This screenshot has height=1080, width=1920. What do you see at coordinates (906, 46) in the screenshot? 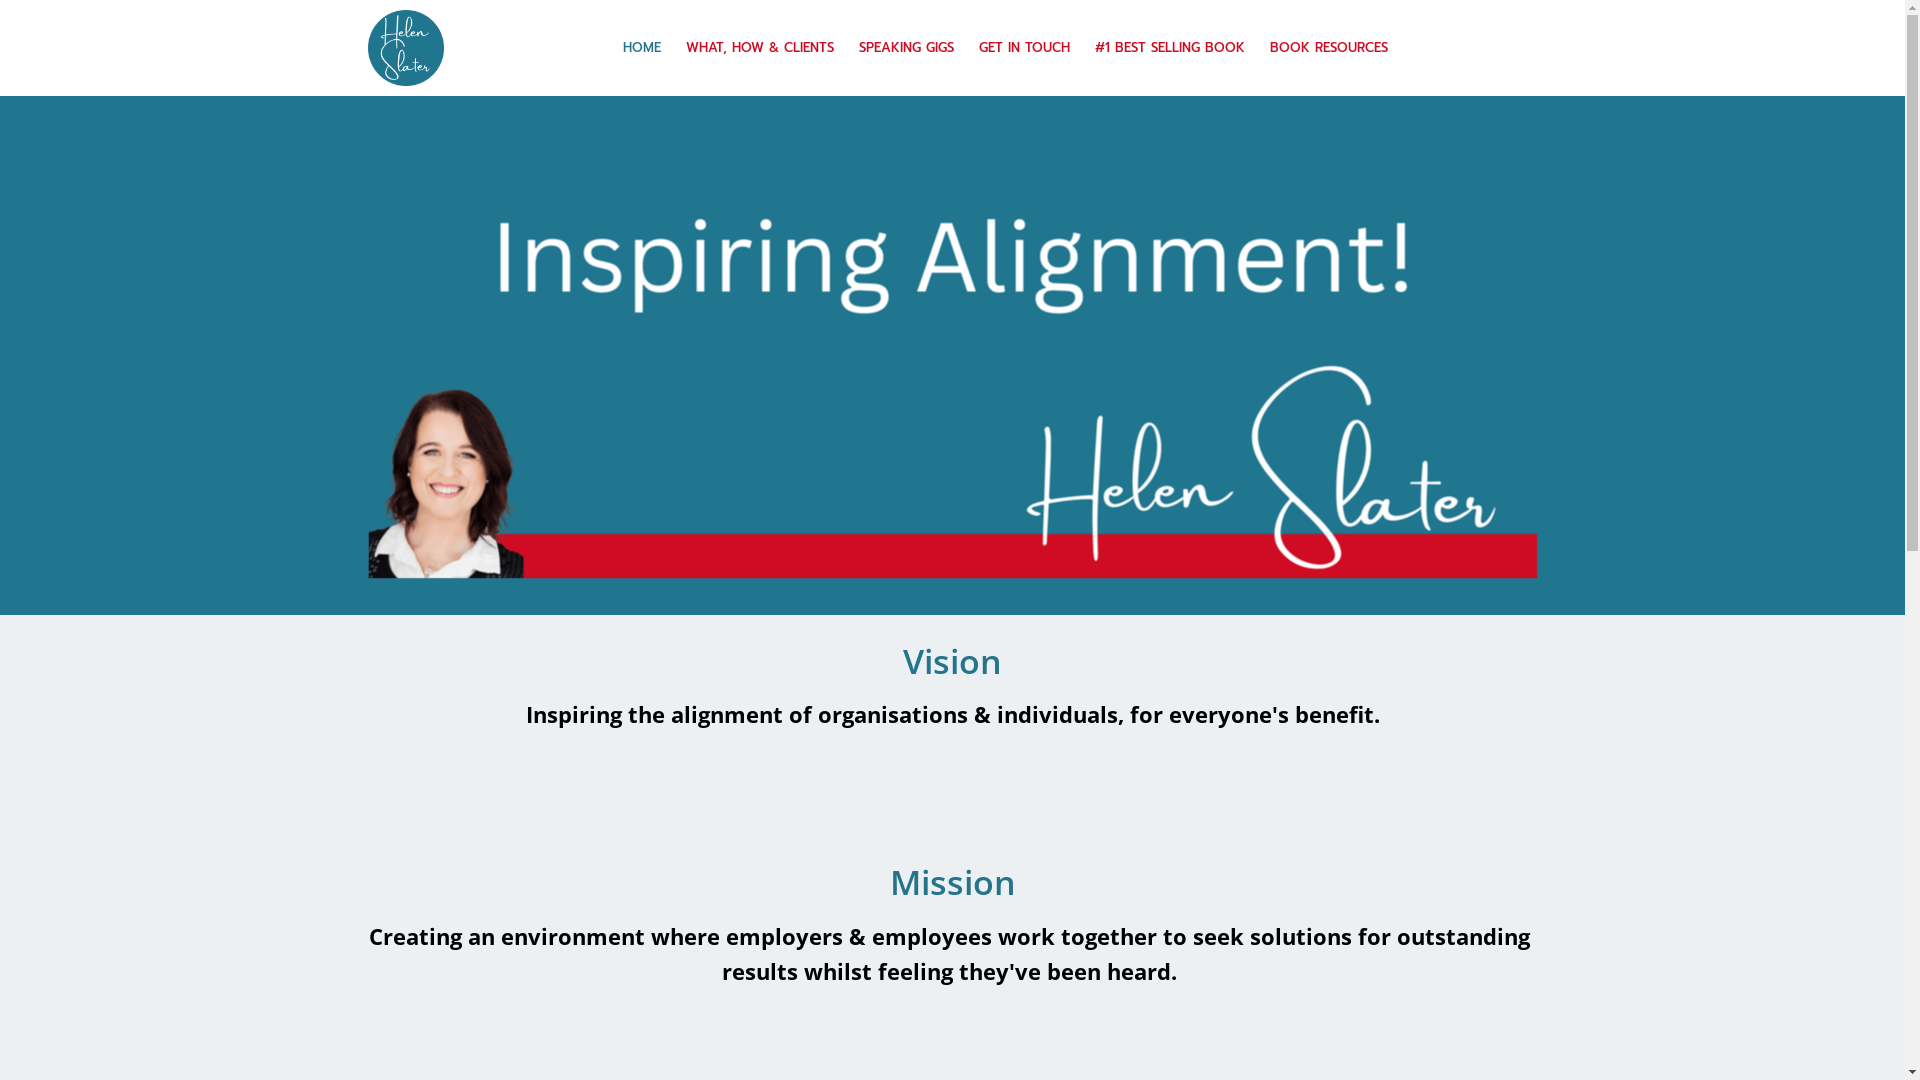
I see `'SPEAKING GIGS'` at bounding box center [906, 46].